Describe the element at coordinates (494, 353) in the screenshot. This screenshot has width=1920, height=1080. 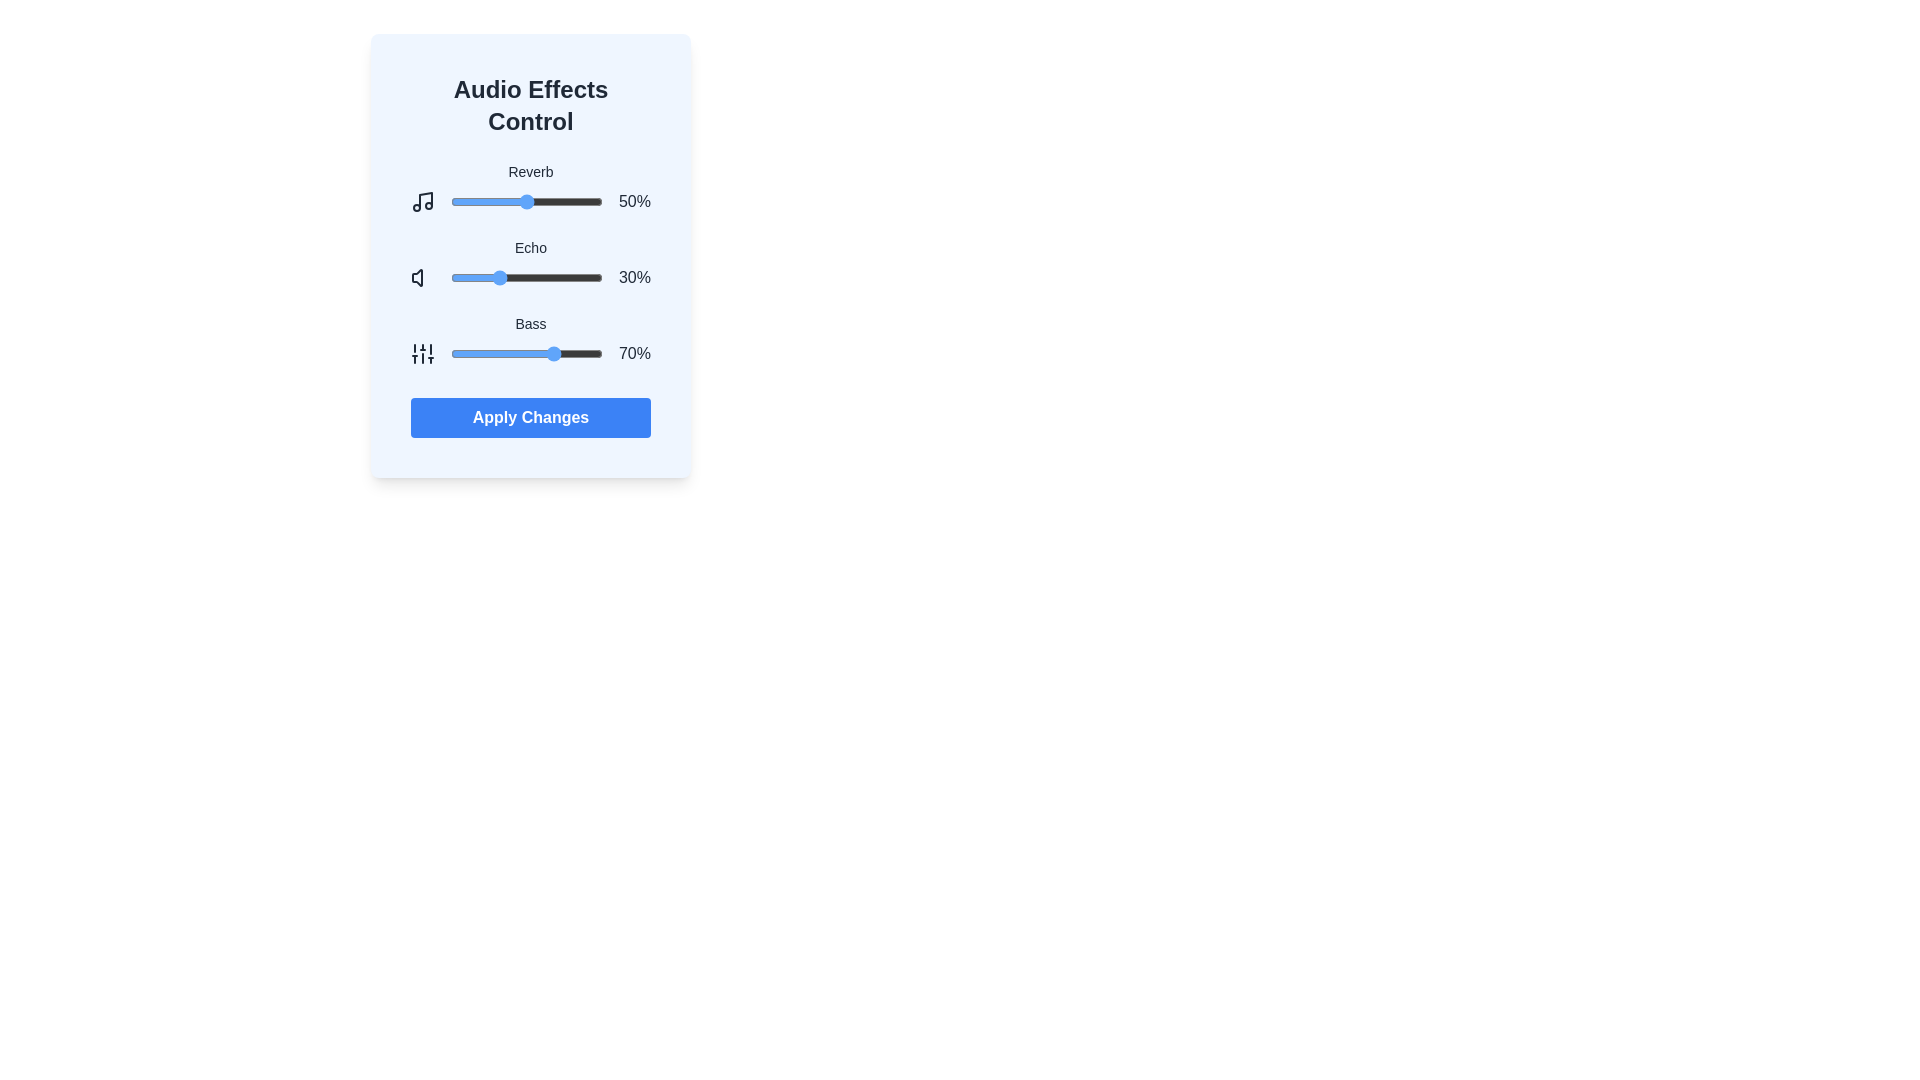
I see `the bass level` at that location.